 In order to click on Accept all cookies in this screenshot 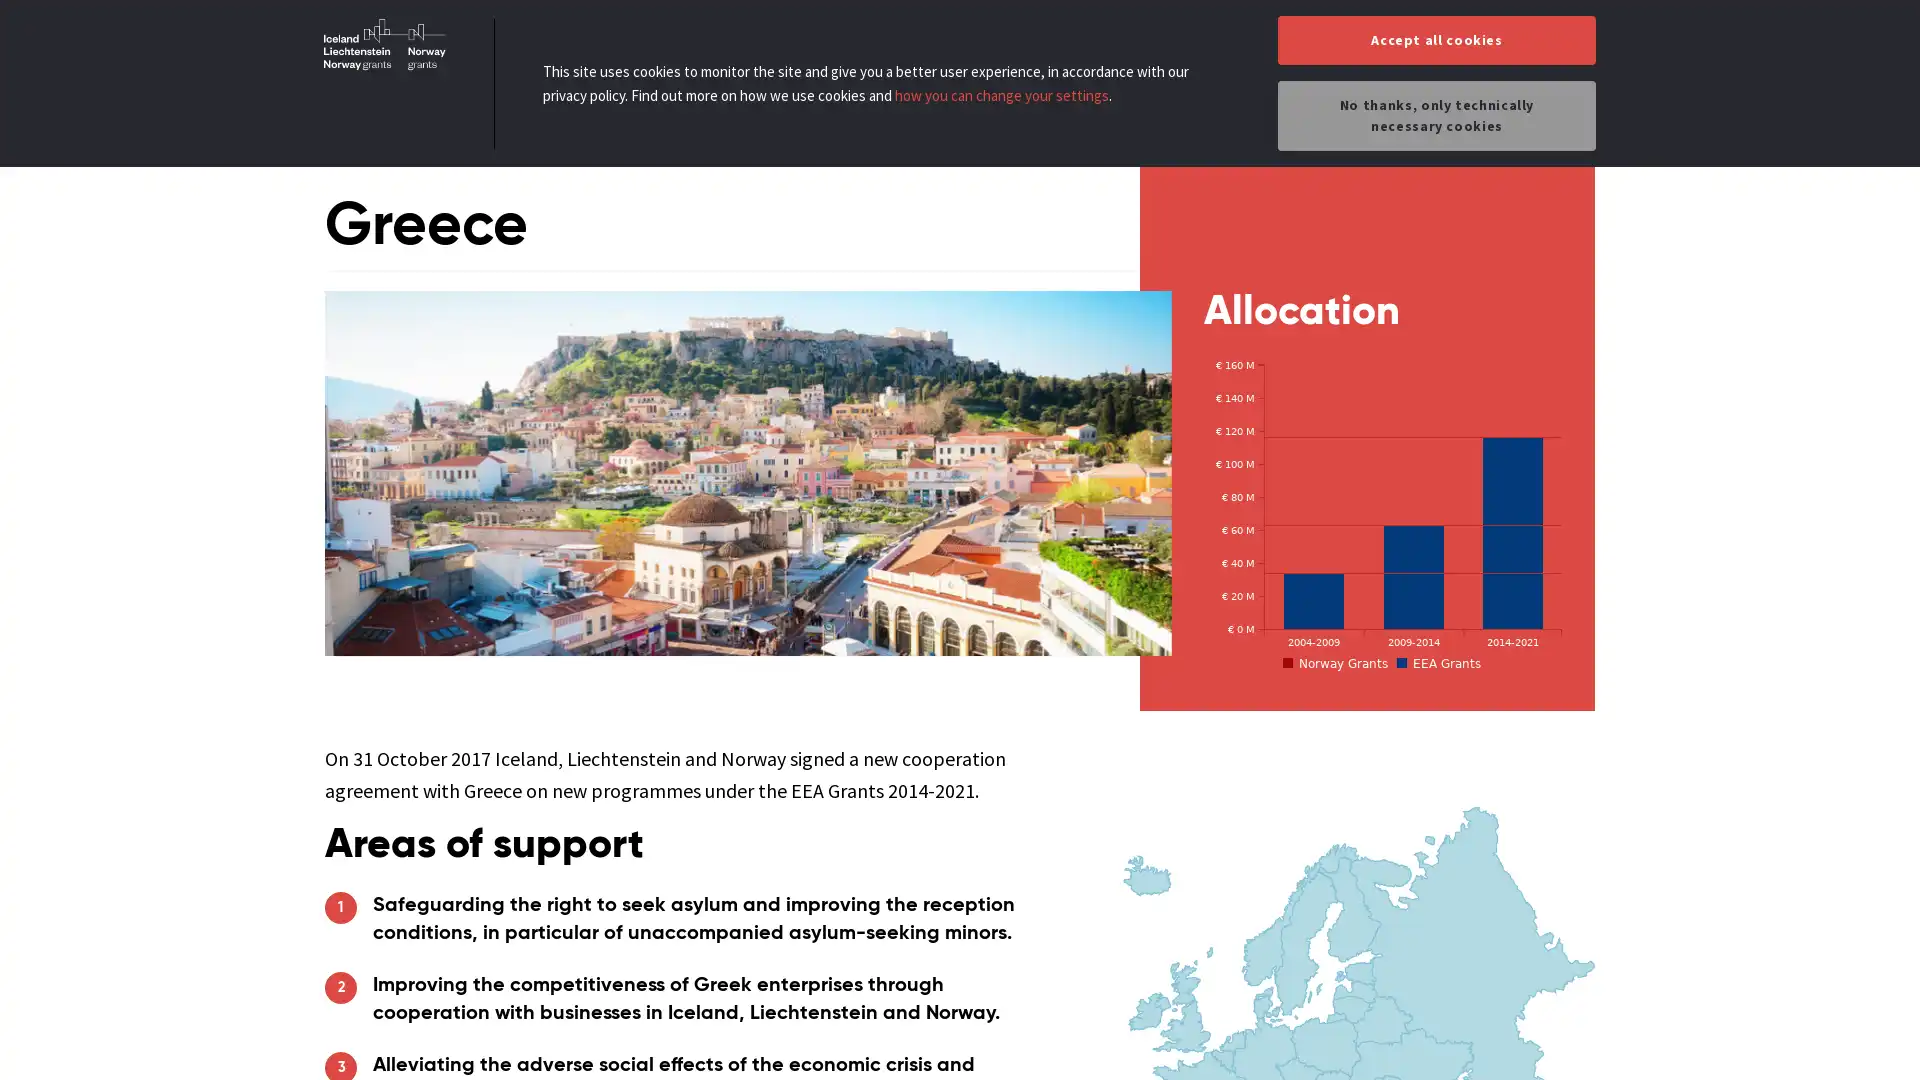, I will do `click(1435, 40)`.